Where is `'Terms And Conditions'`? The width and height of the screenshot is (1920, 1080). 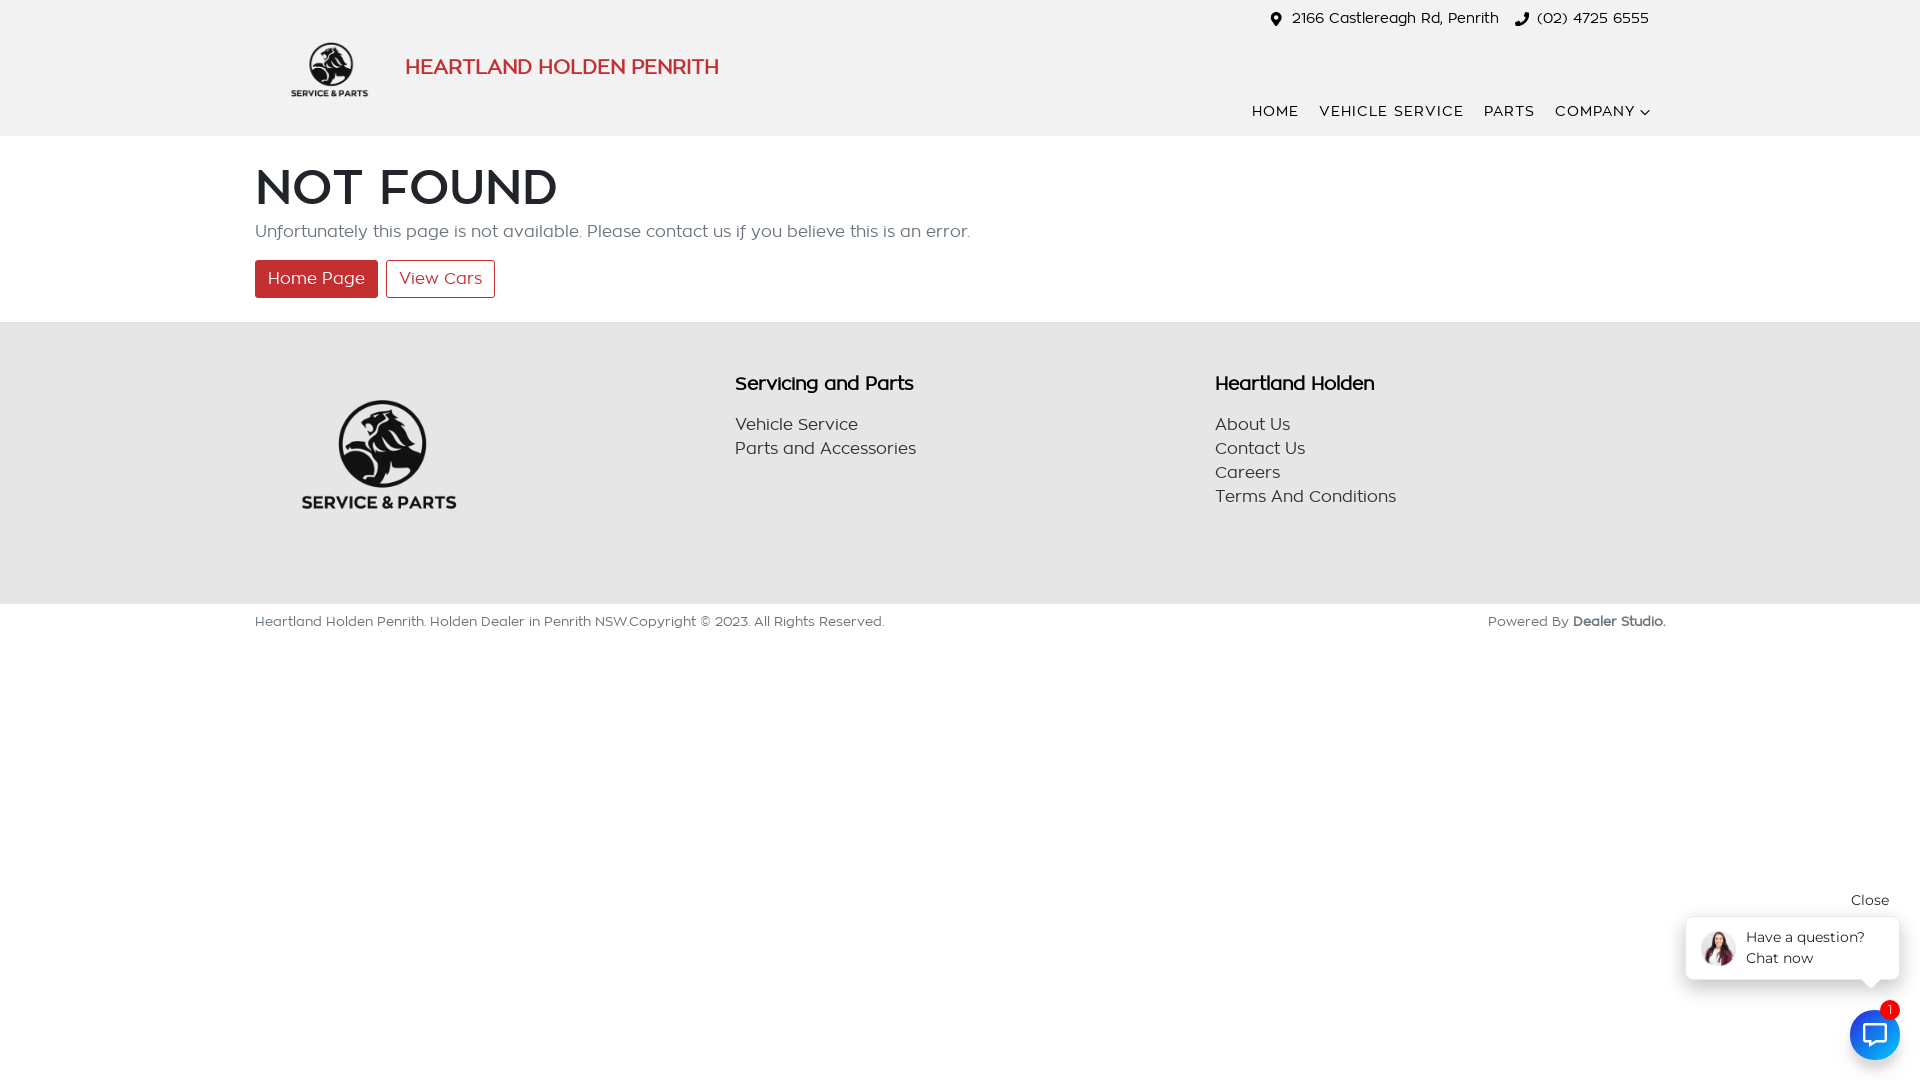
'Terms And Conditions' is located at coordinates (1305, 496).